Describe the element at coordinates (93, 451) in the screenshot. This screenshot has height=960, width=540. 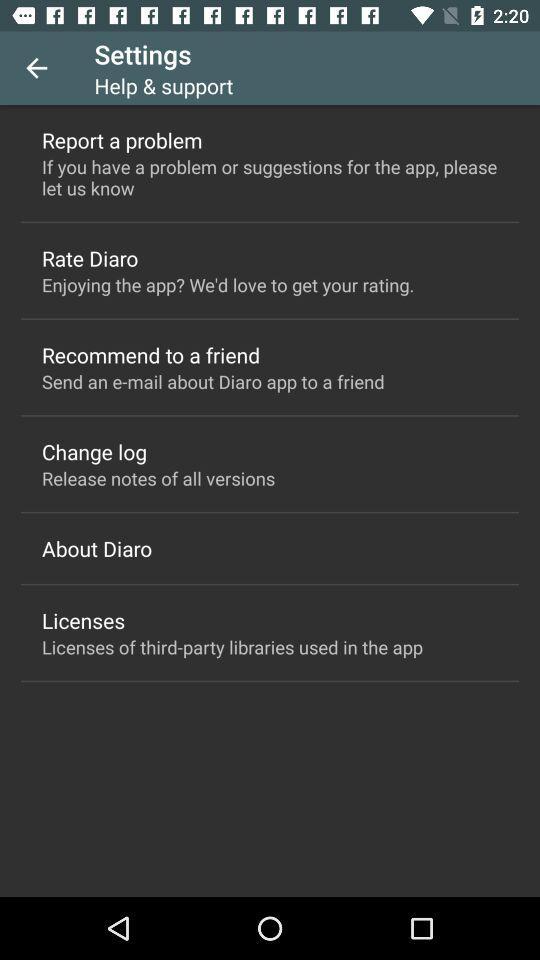
I see `icon above release notes of icon` at that location.